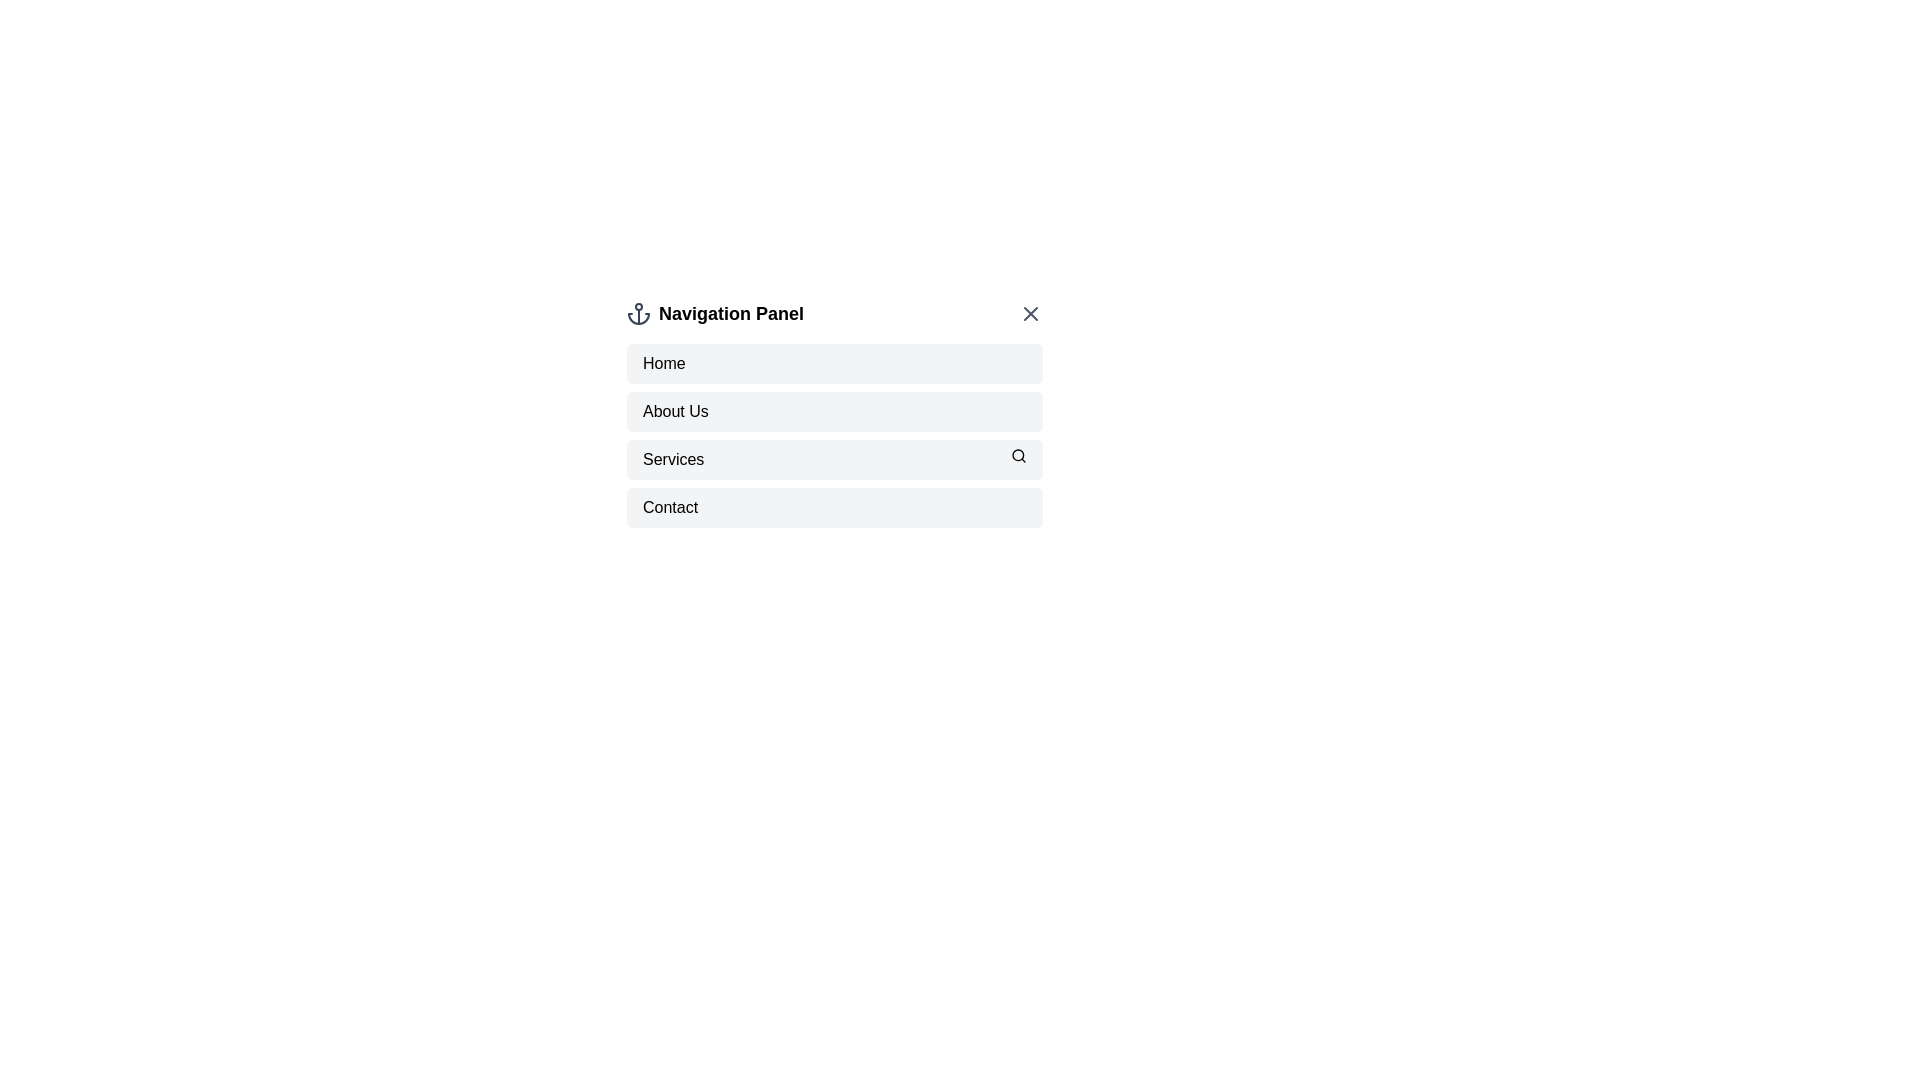  Describe the element at coordinates (637, 313) in the screenshot. I see `the anchor-shaped icon in the Navigation Panel, which is dark gray and located at the far left of the row, next to the 'Navigation Panel' label` at that location.